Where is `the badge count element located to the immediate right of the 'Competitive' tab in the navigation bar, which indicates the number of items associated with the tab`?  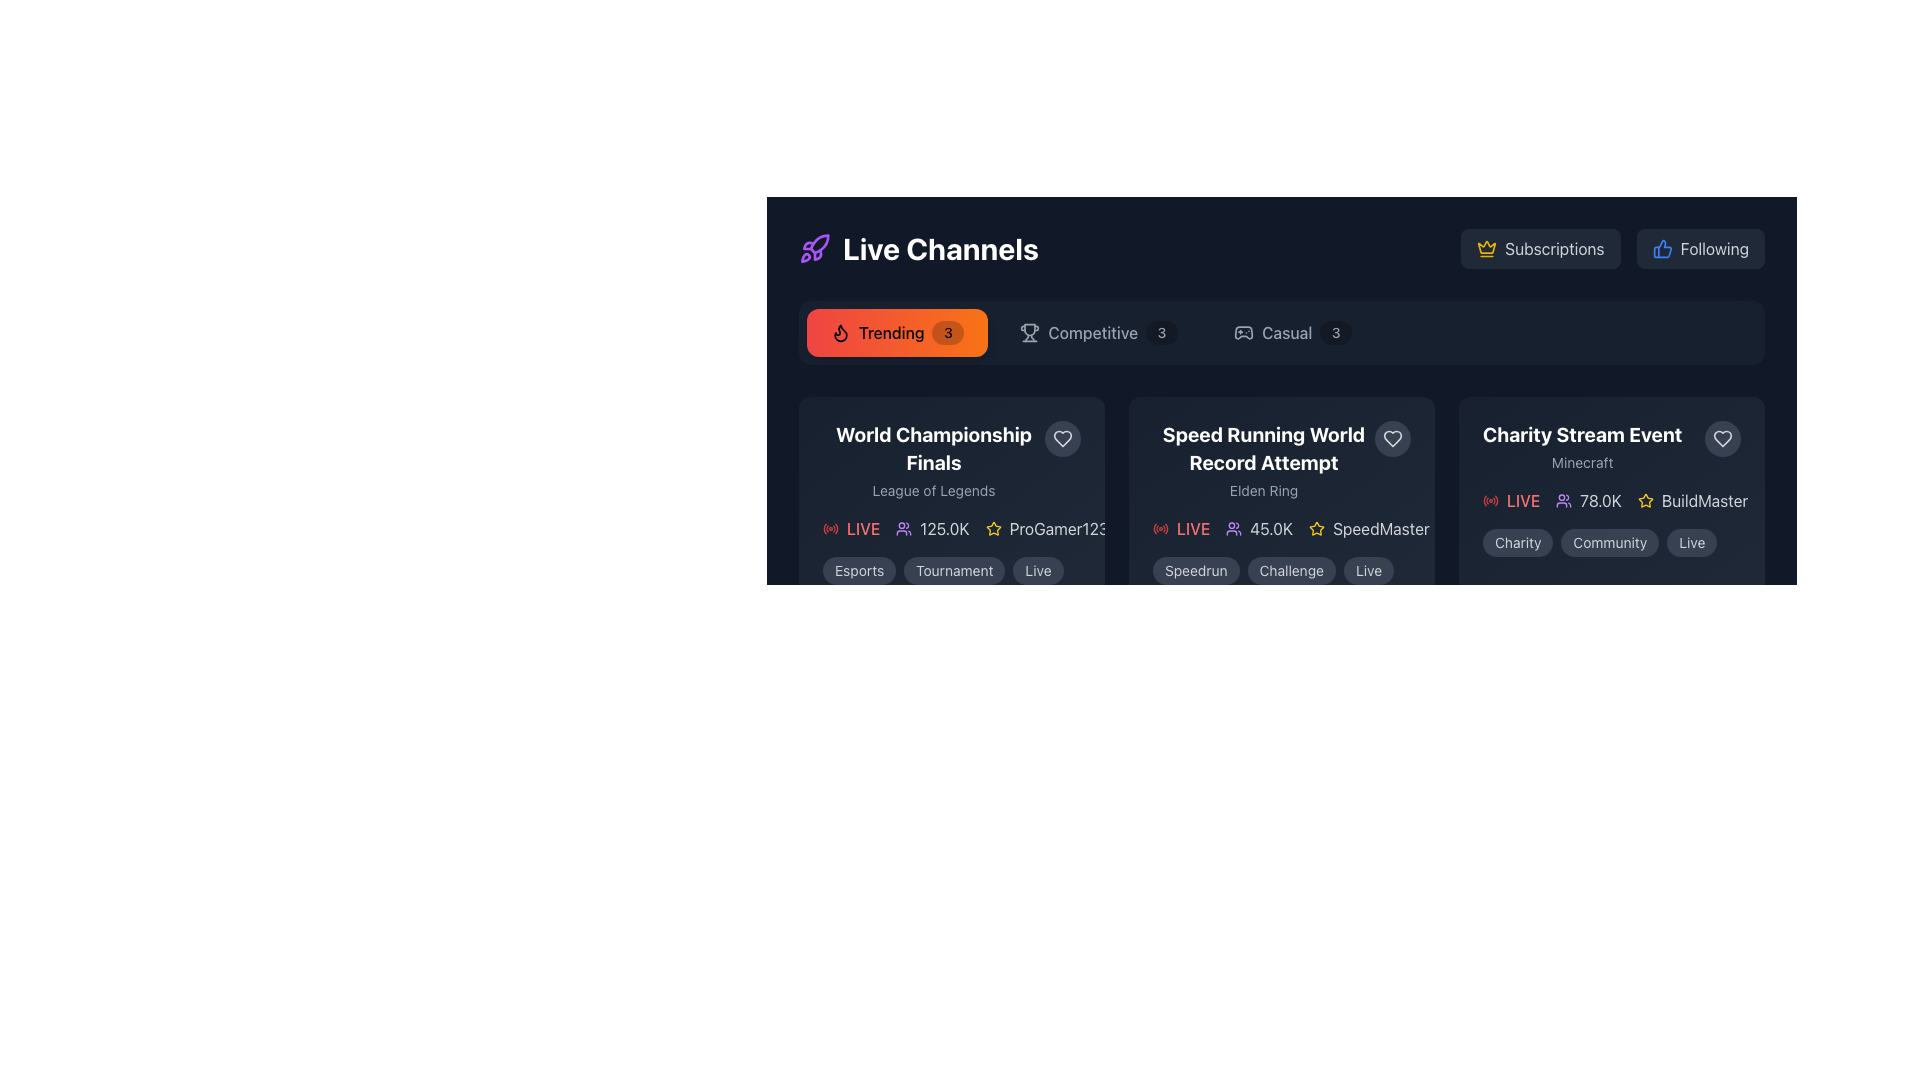 the badge count element located to the immediate right of the 'Competitive' tab in the navigation bar, which indicates the number of items associated with the tab is located at coordinates (1161, 331).